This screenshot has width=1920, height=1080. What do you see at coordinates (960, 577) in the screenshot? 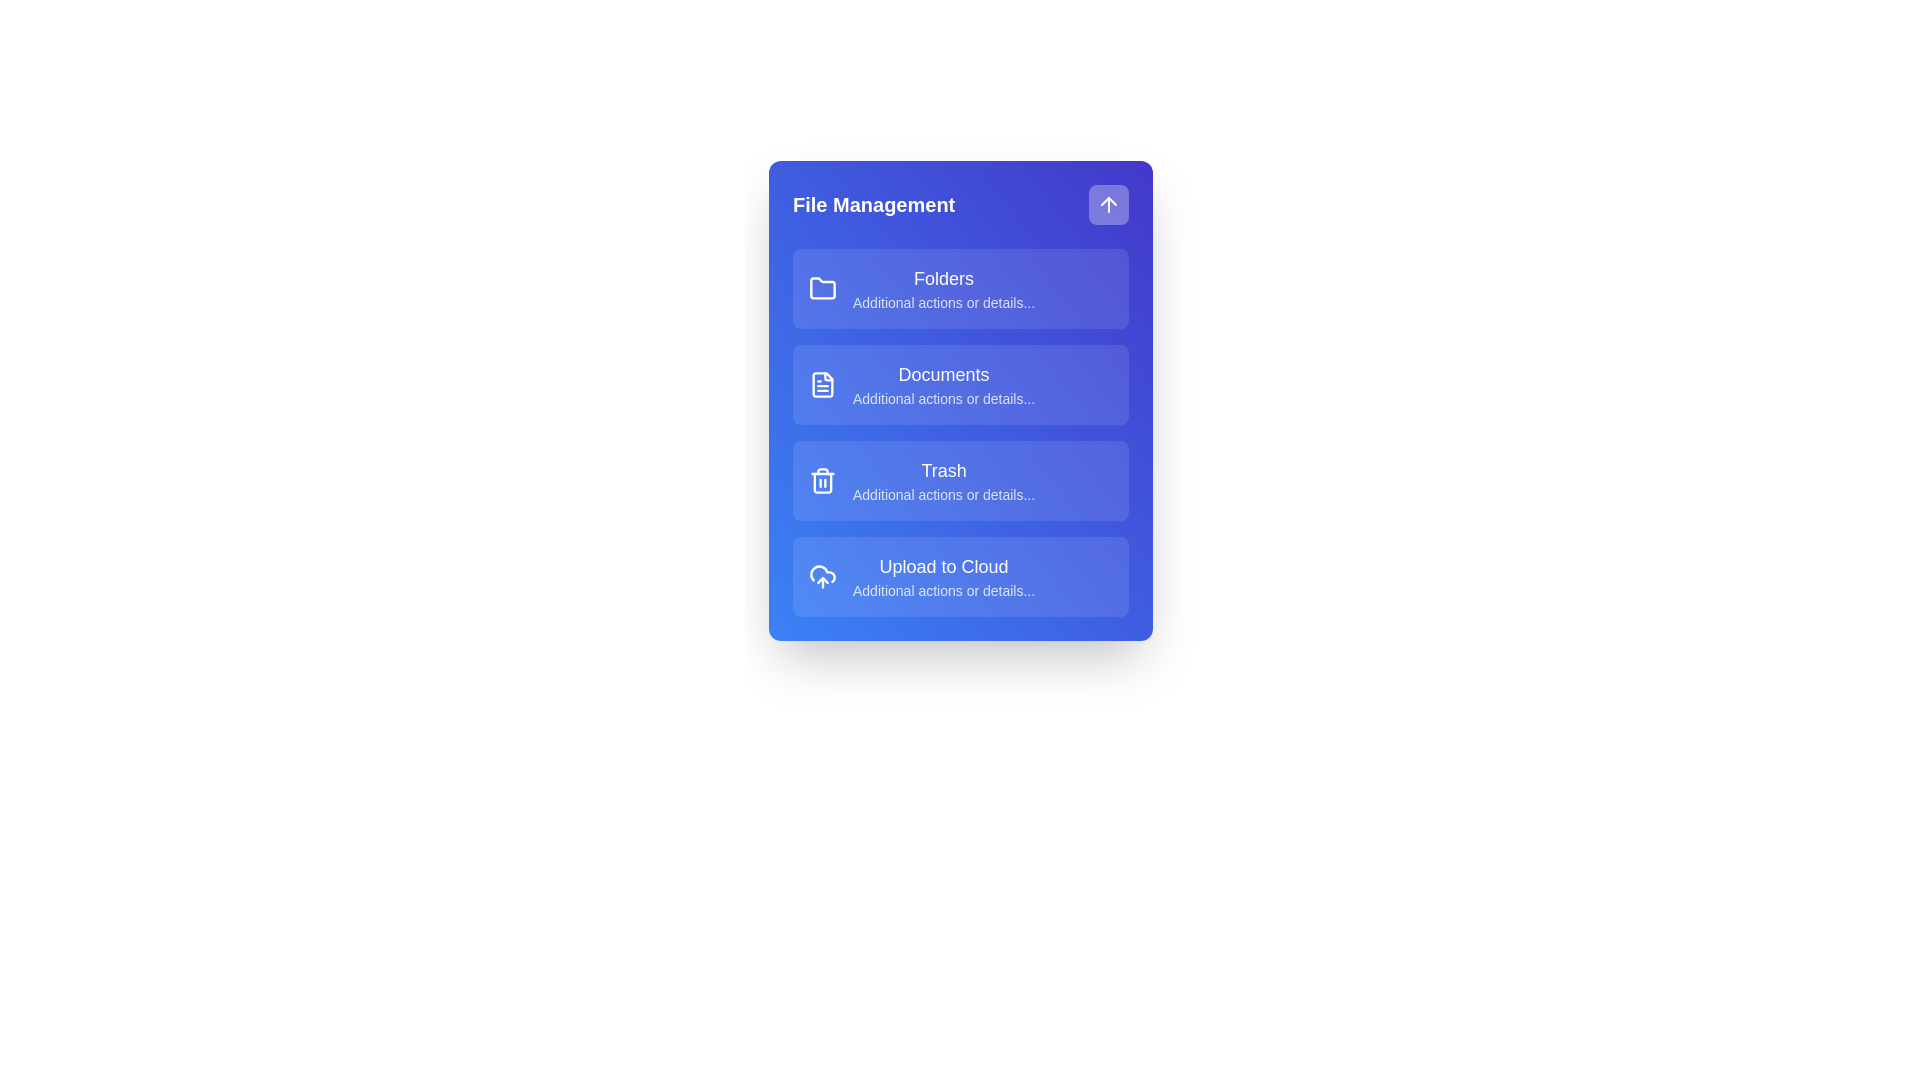
I see `the menu item Upload to Cloud by clicking on it` at bounding box center [960, 577].